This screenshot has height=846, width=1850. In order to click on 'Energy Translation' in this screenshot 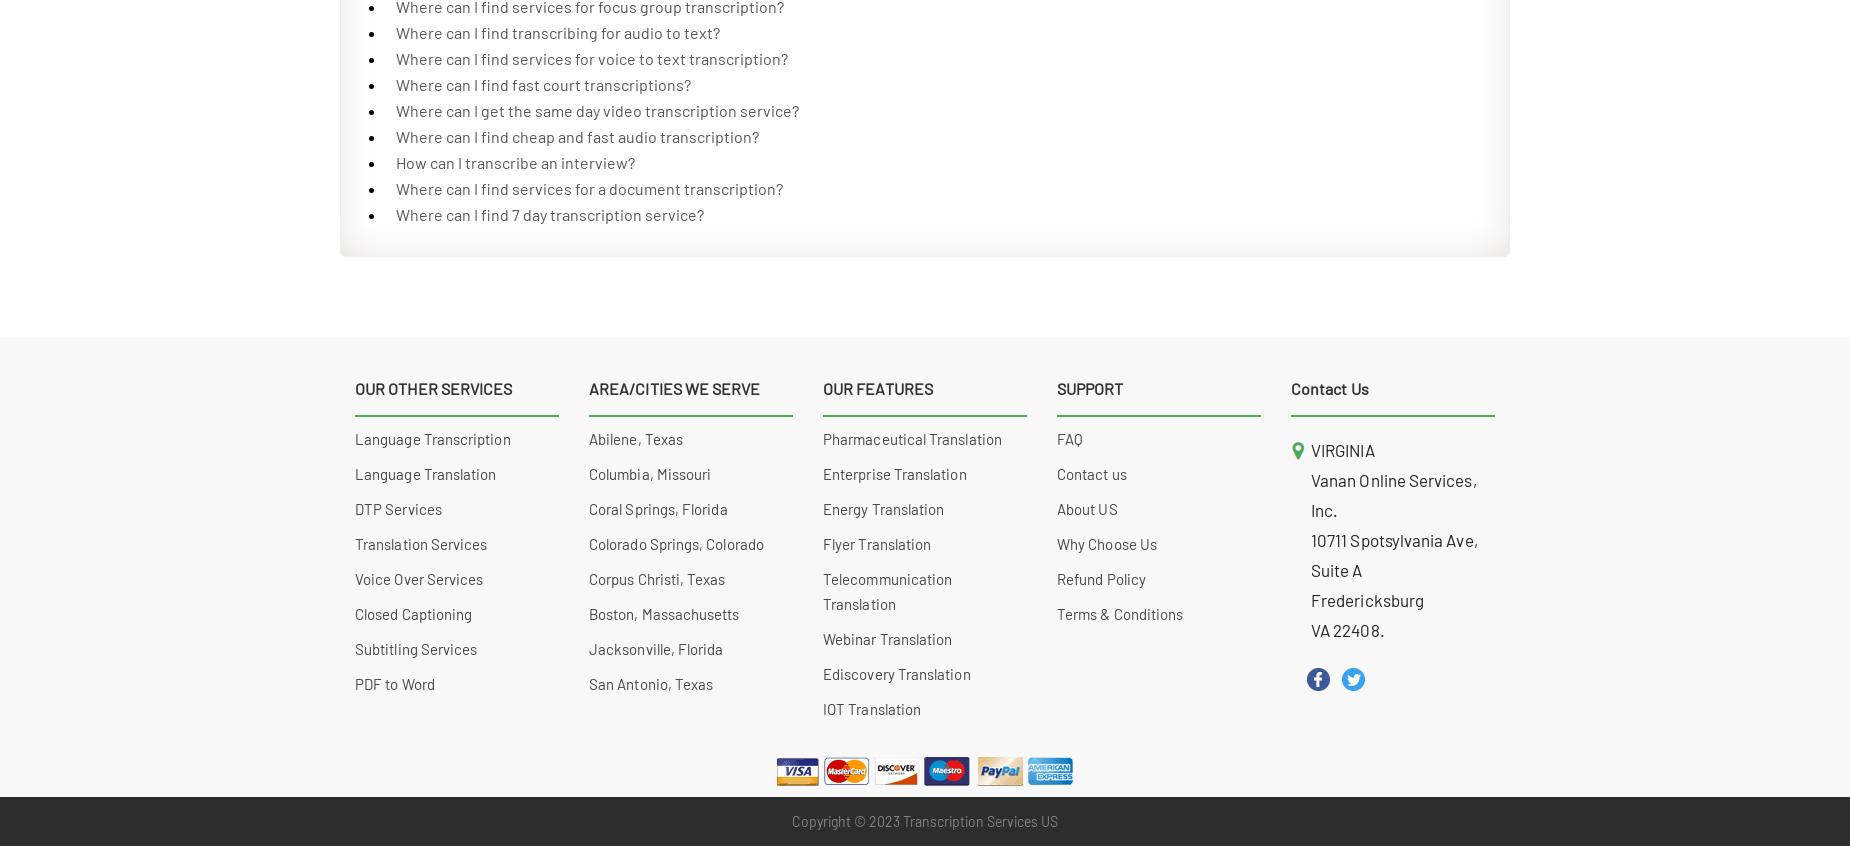, I will do `click(823, 509)`.